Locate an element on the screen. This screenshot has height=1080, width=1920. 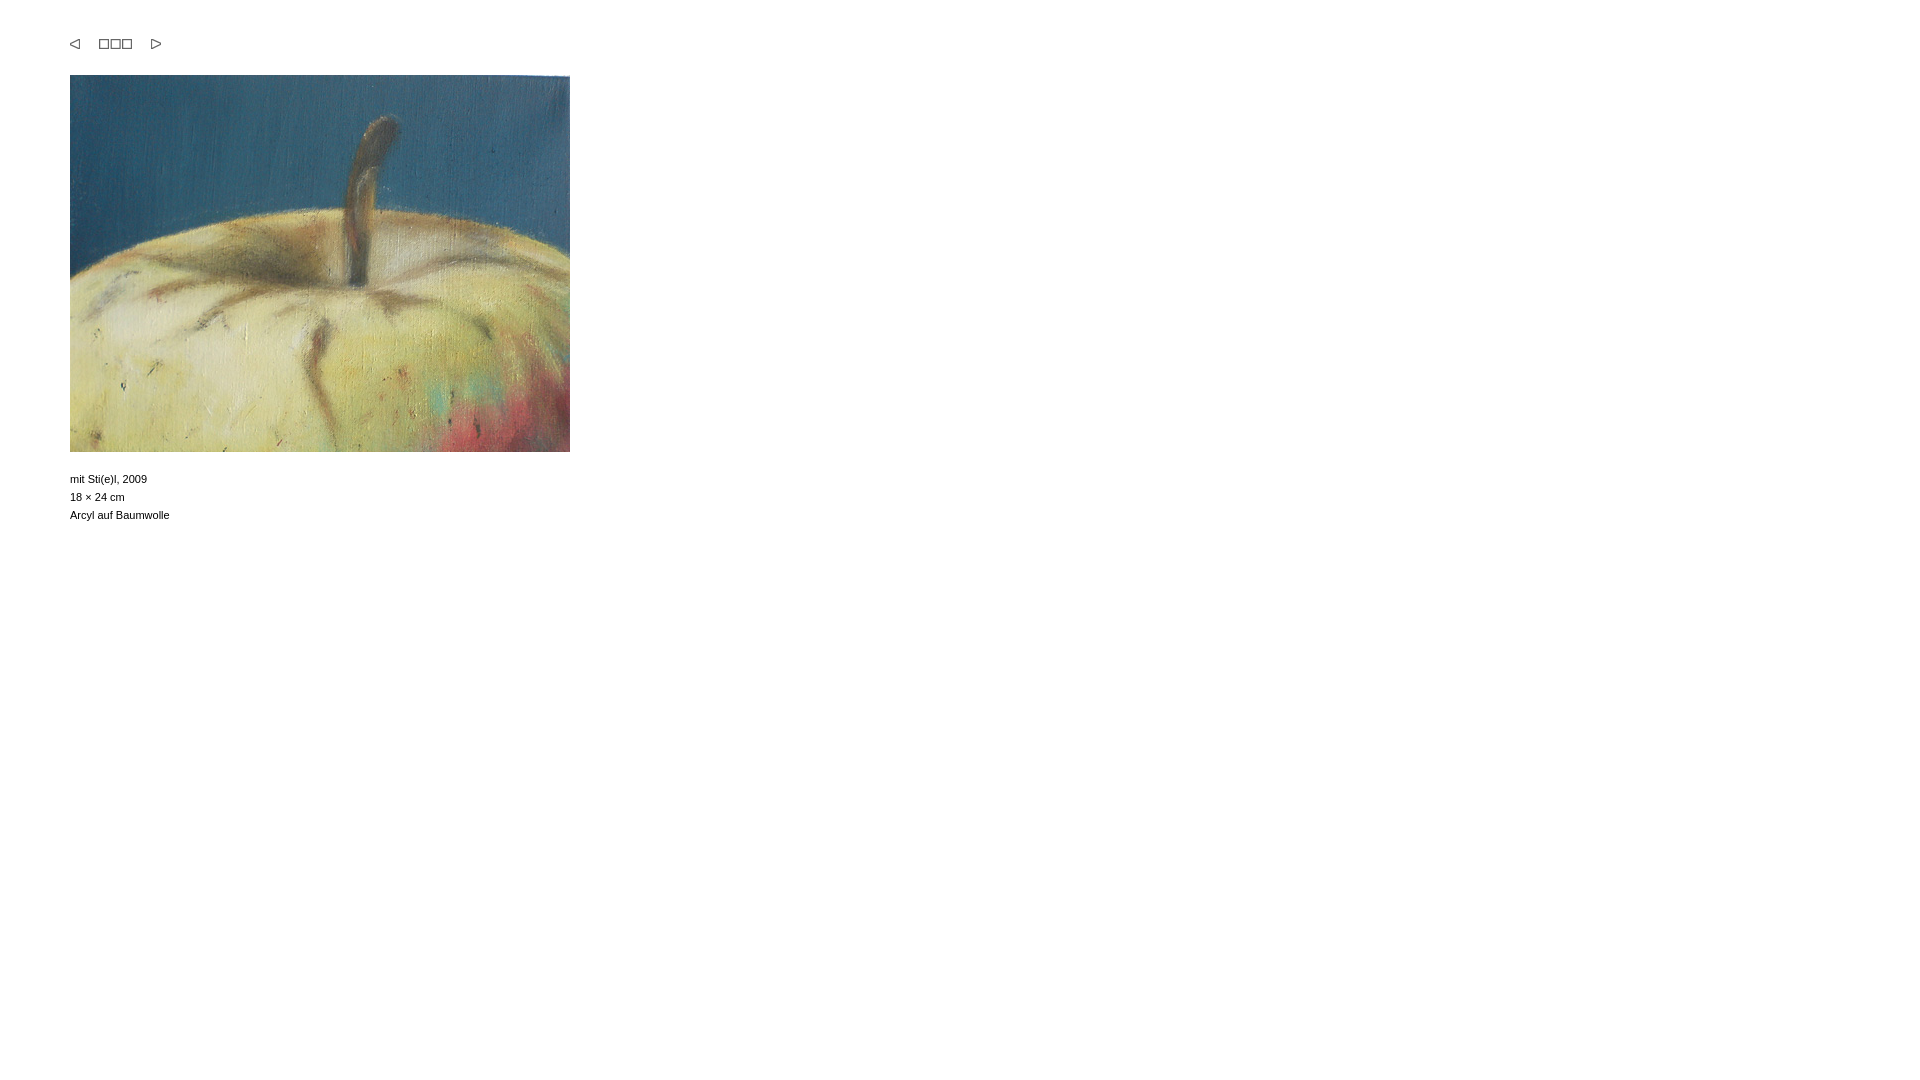
'weiter' is located at coordinates (154, 43).